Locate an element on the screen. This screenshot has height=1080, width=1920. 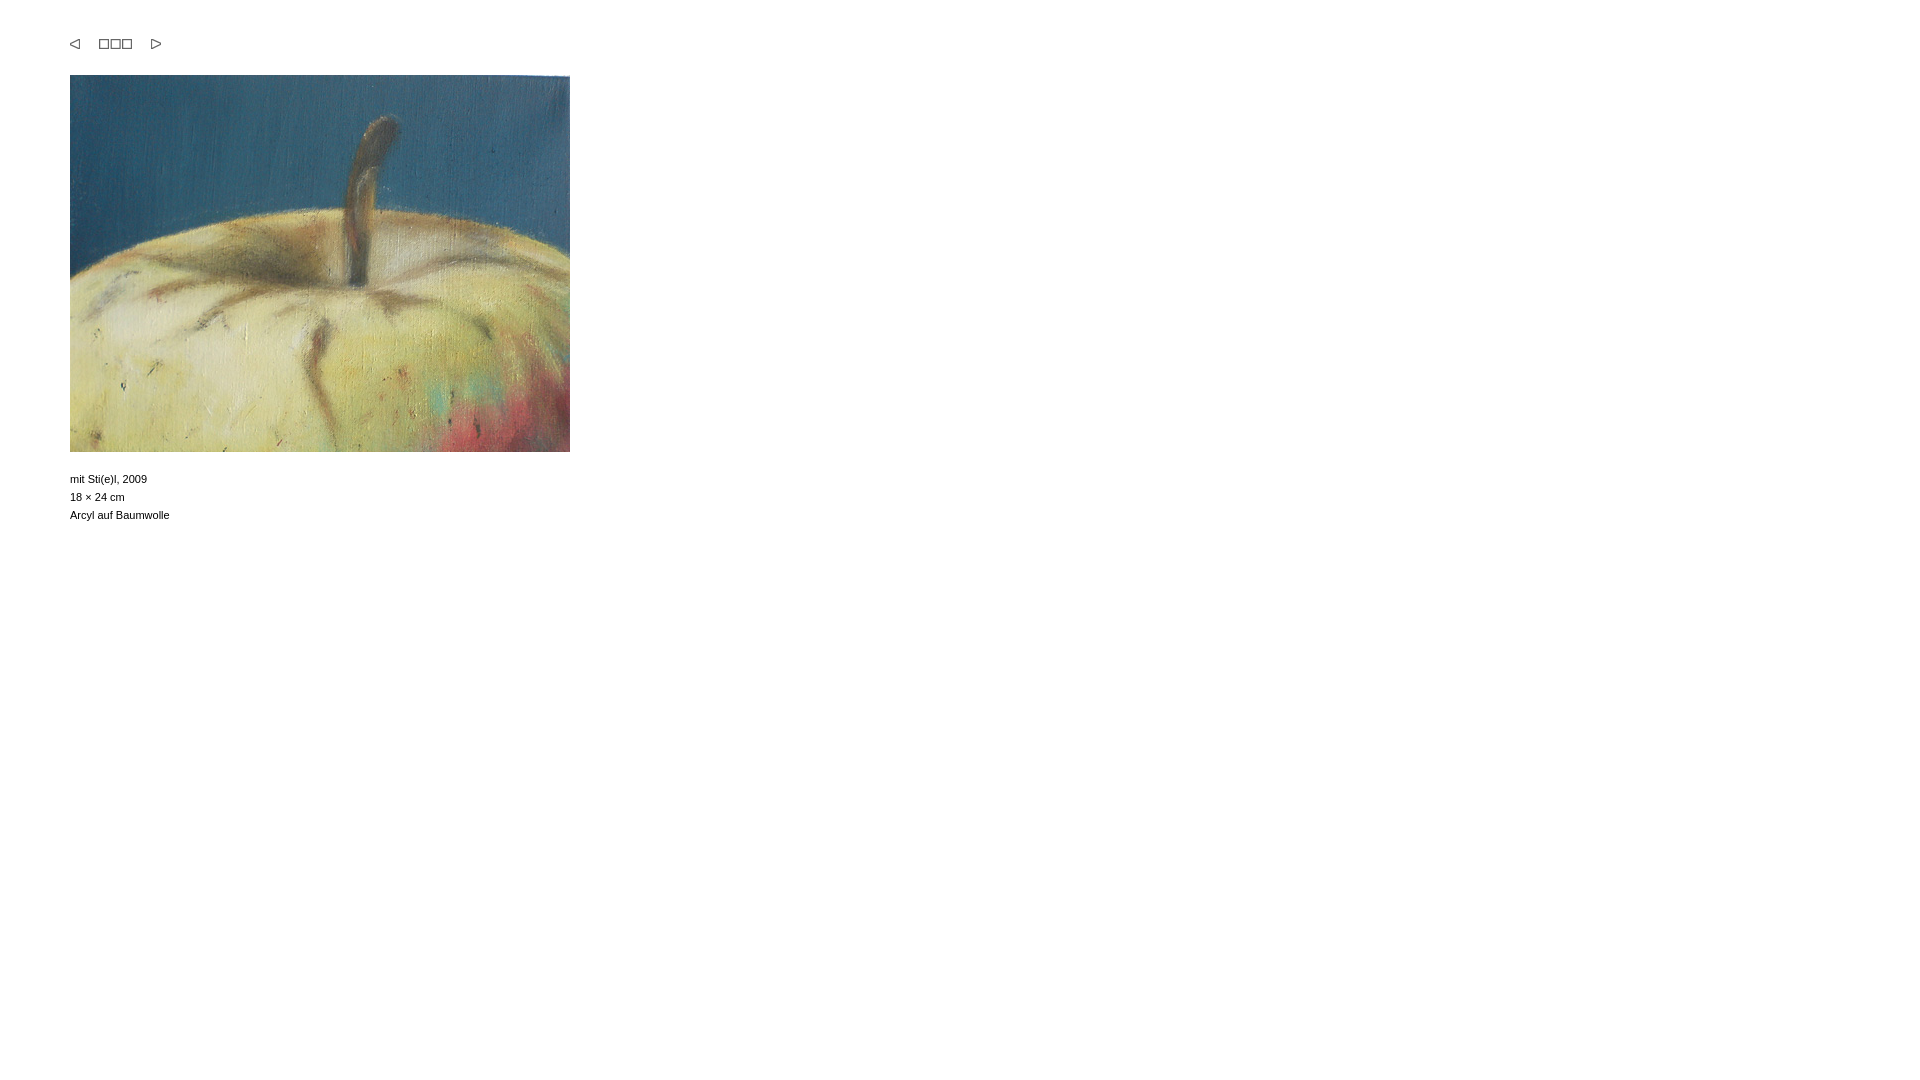
'weiter' is located at coordinates (154, 43).